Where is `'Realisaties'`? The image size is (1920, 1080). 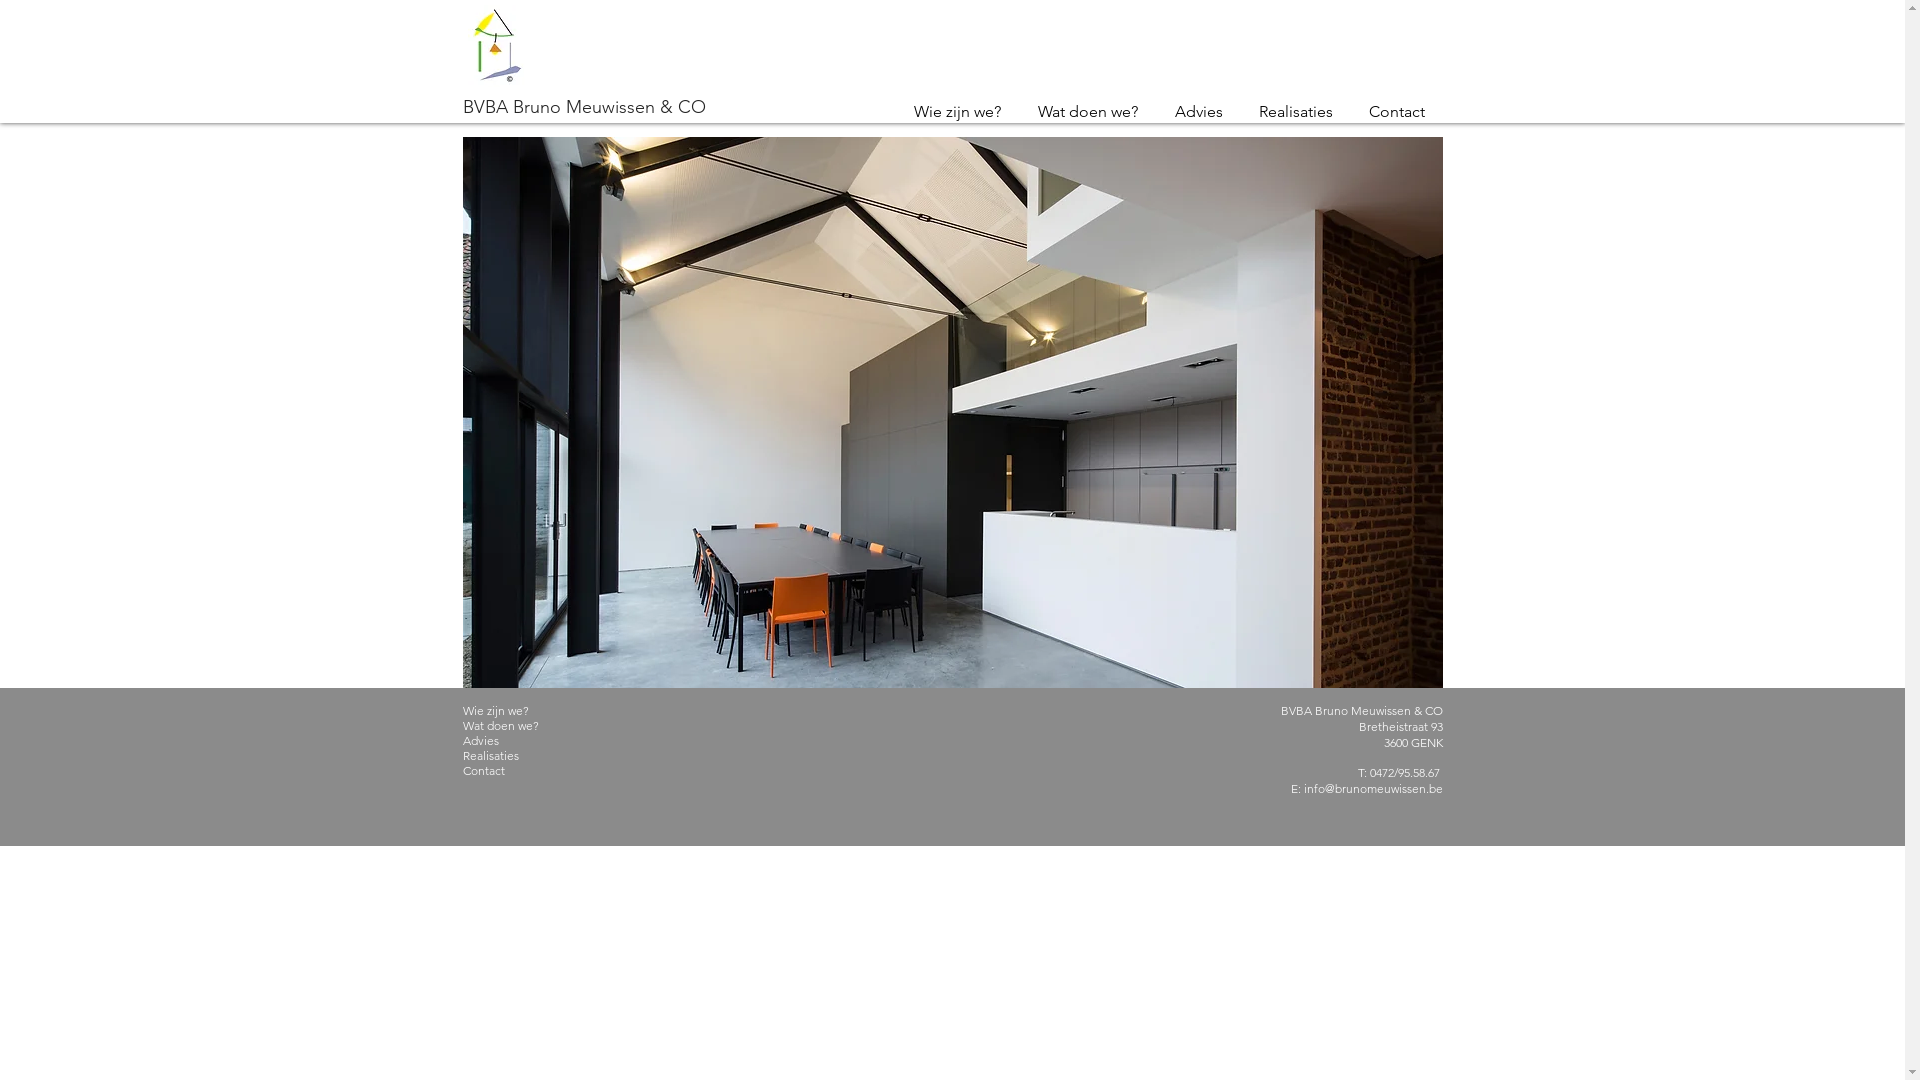
'Realisaties' is located at coordinates (1295, 111).